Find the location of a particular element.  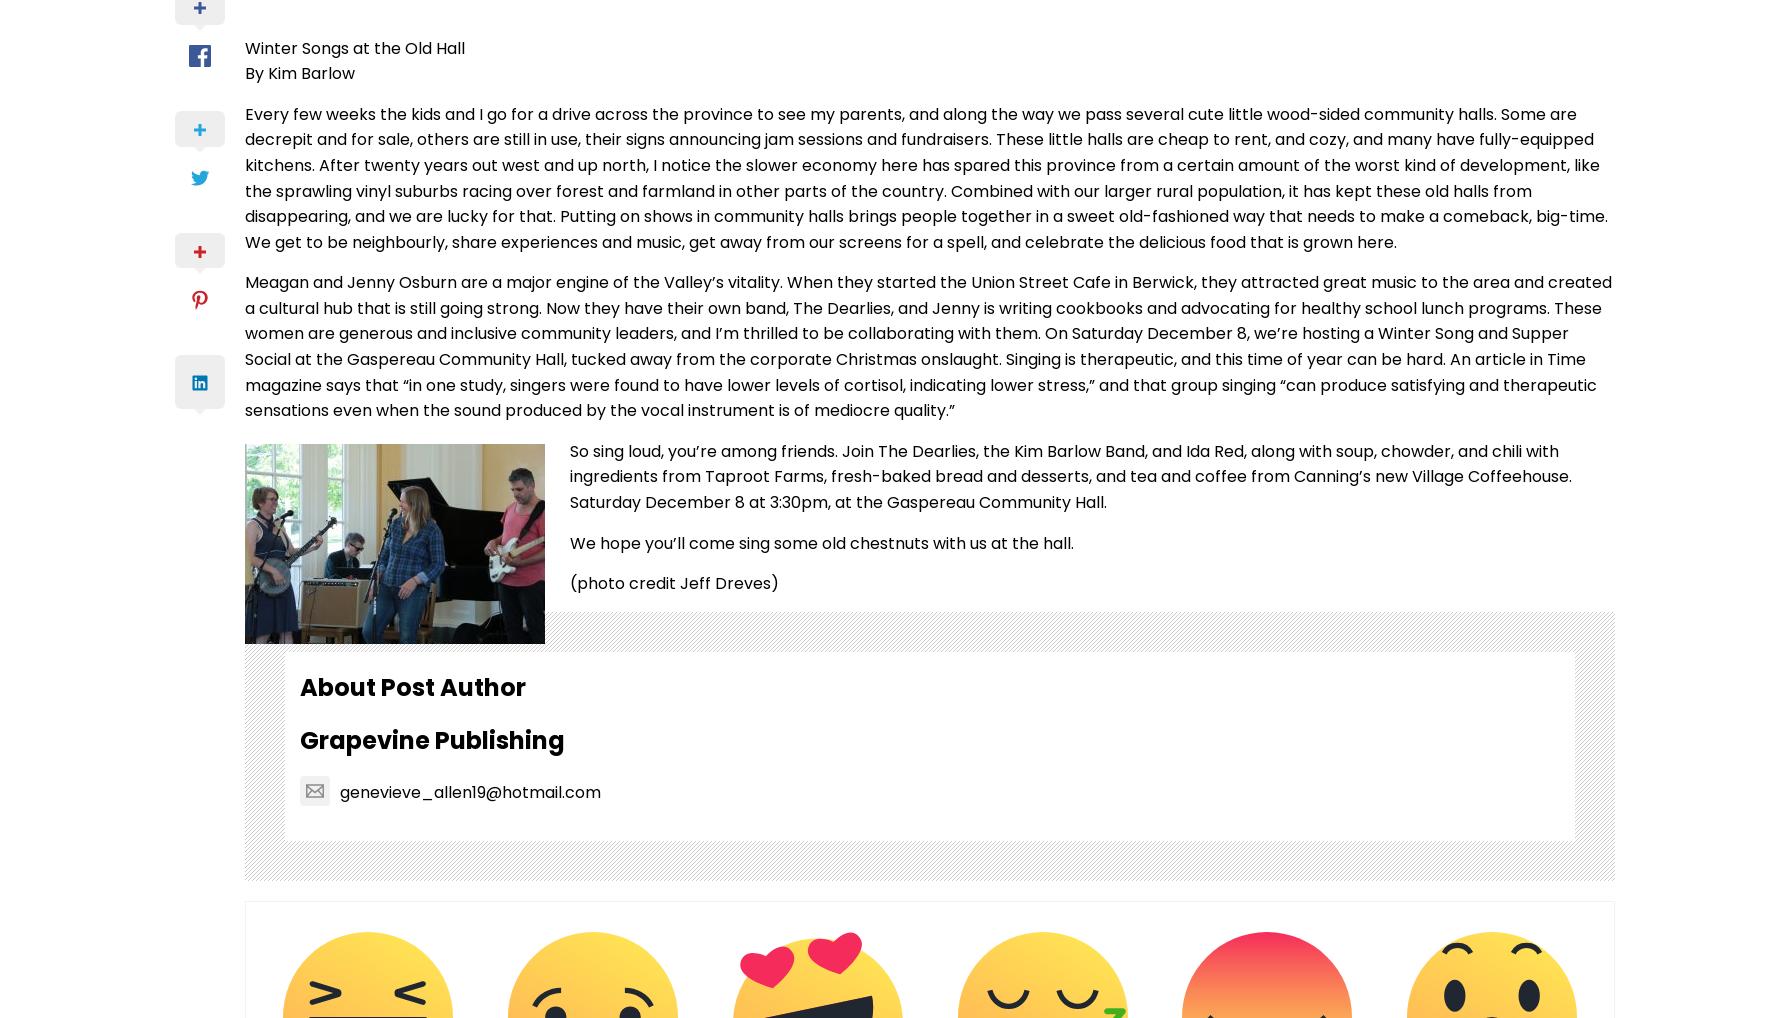

'By Kim Barlow' is located at coordinates (300, 73).